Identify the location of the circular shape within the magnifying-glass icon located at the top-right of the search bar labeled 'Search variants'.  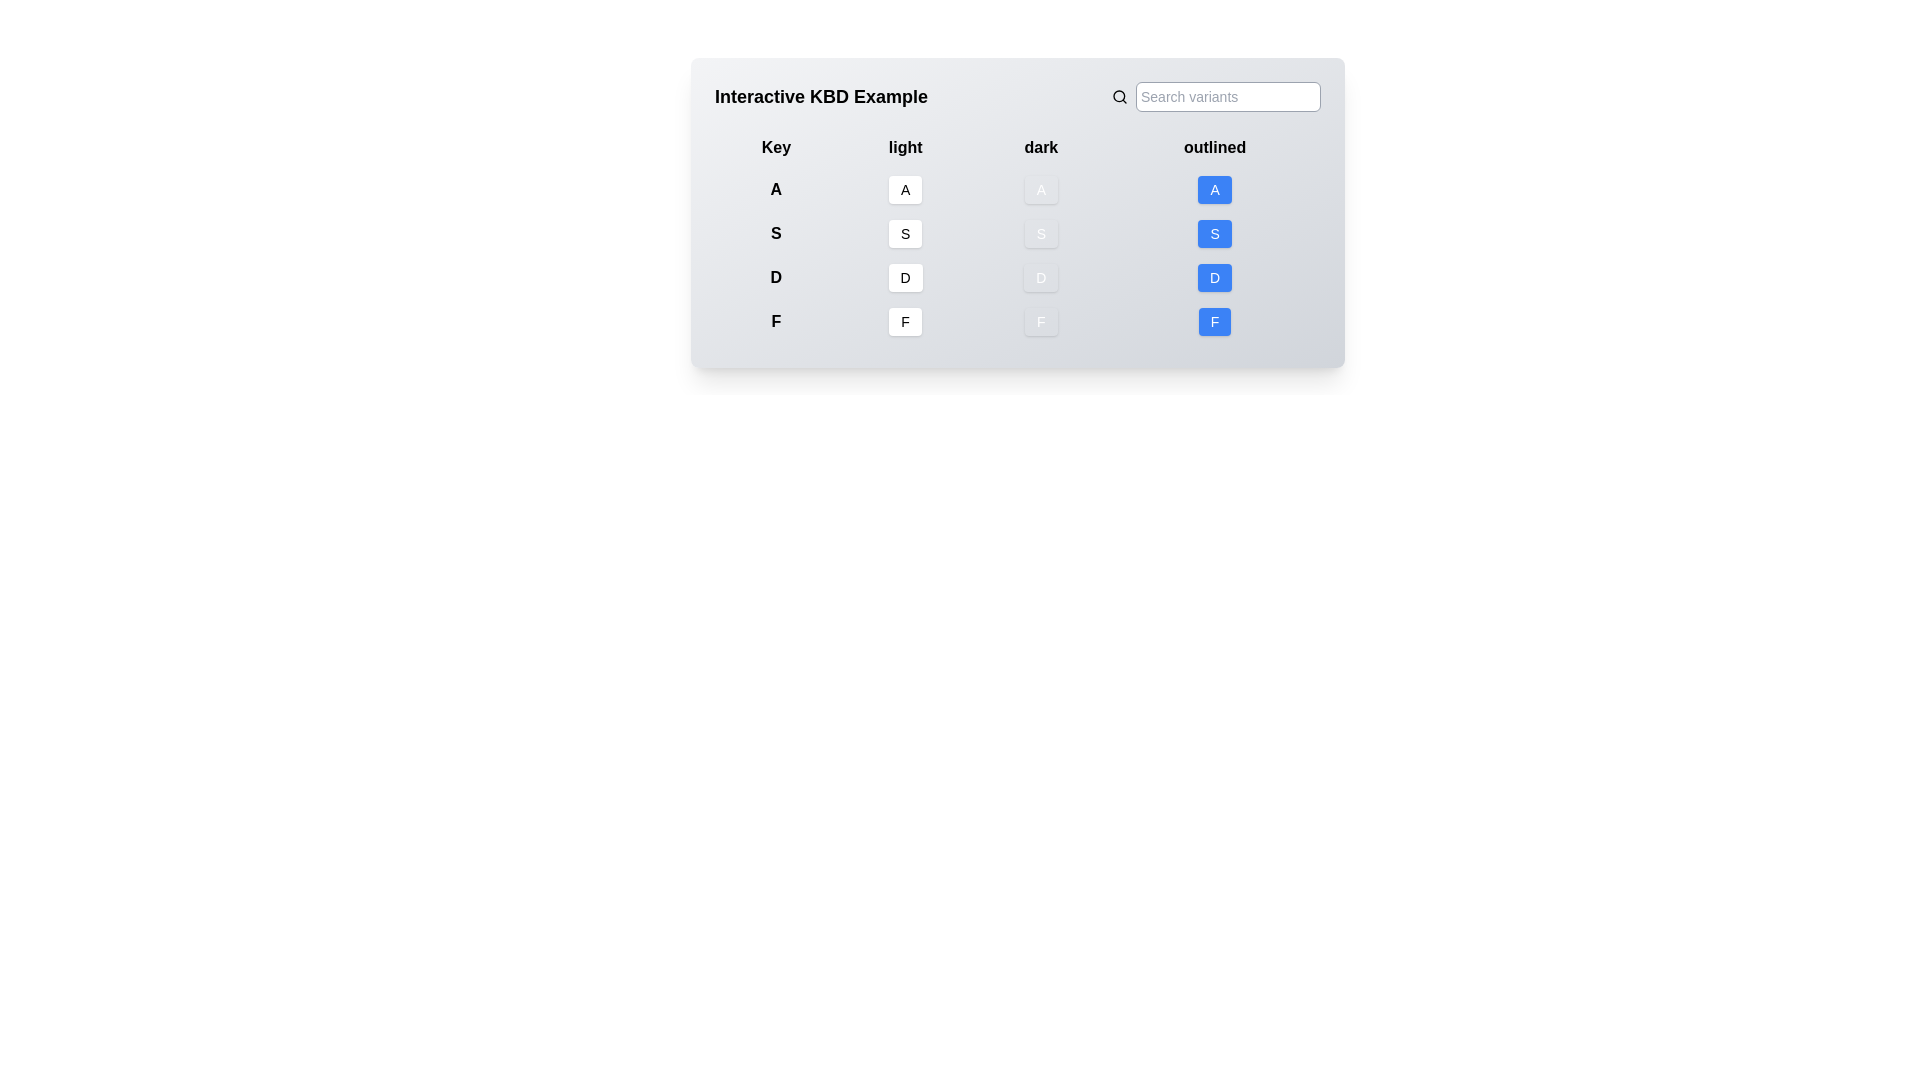
(1118, 96).